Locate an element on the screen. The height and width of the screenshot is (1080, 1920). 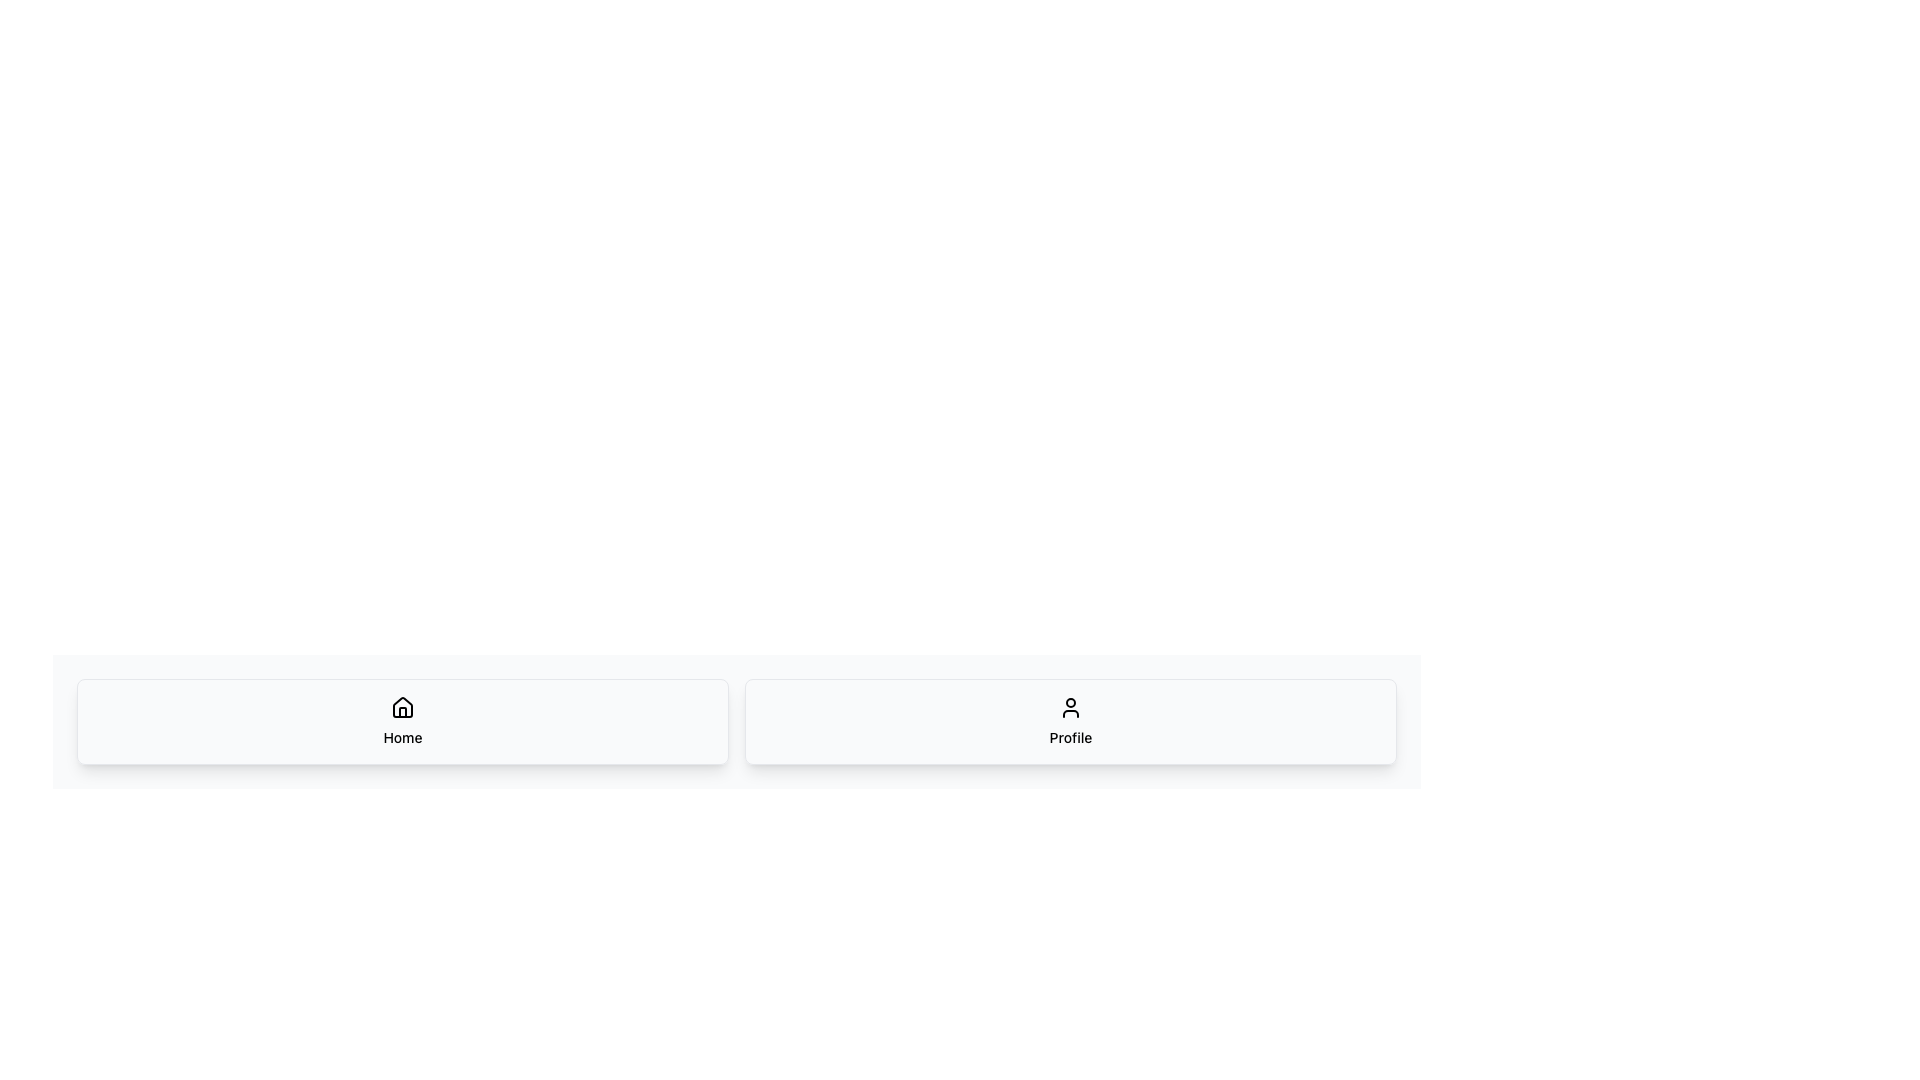
the 'Home' SVG Icon located at the top-center of the navigation bar, which visually represents the 'Home' section is located at coordinates (402, 705).